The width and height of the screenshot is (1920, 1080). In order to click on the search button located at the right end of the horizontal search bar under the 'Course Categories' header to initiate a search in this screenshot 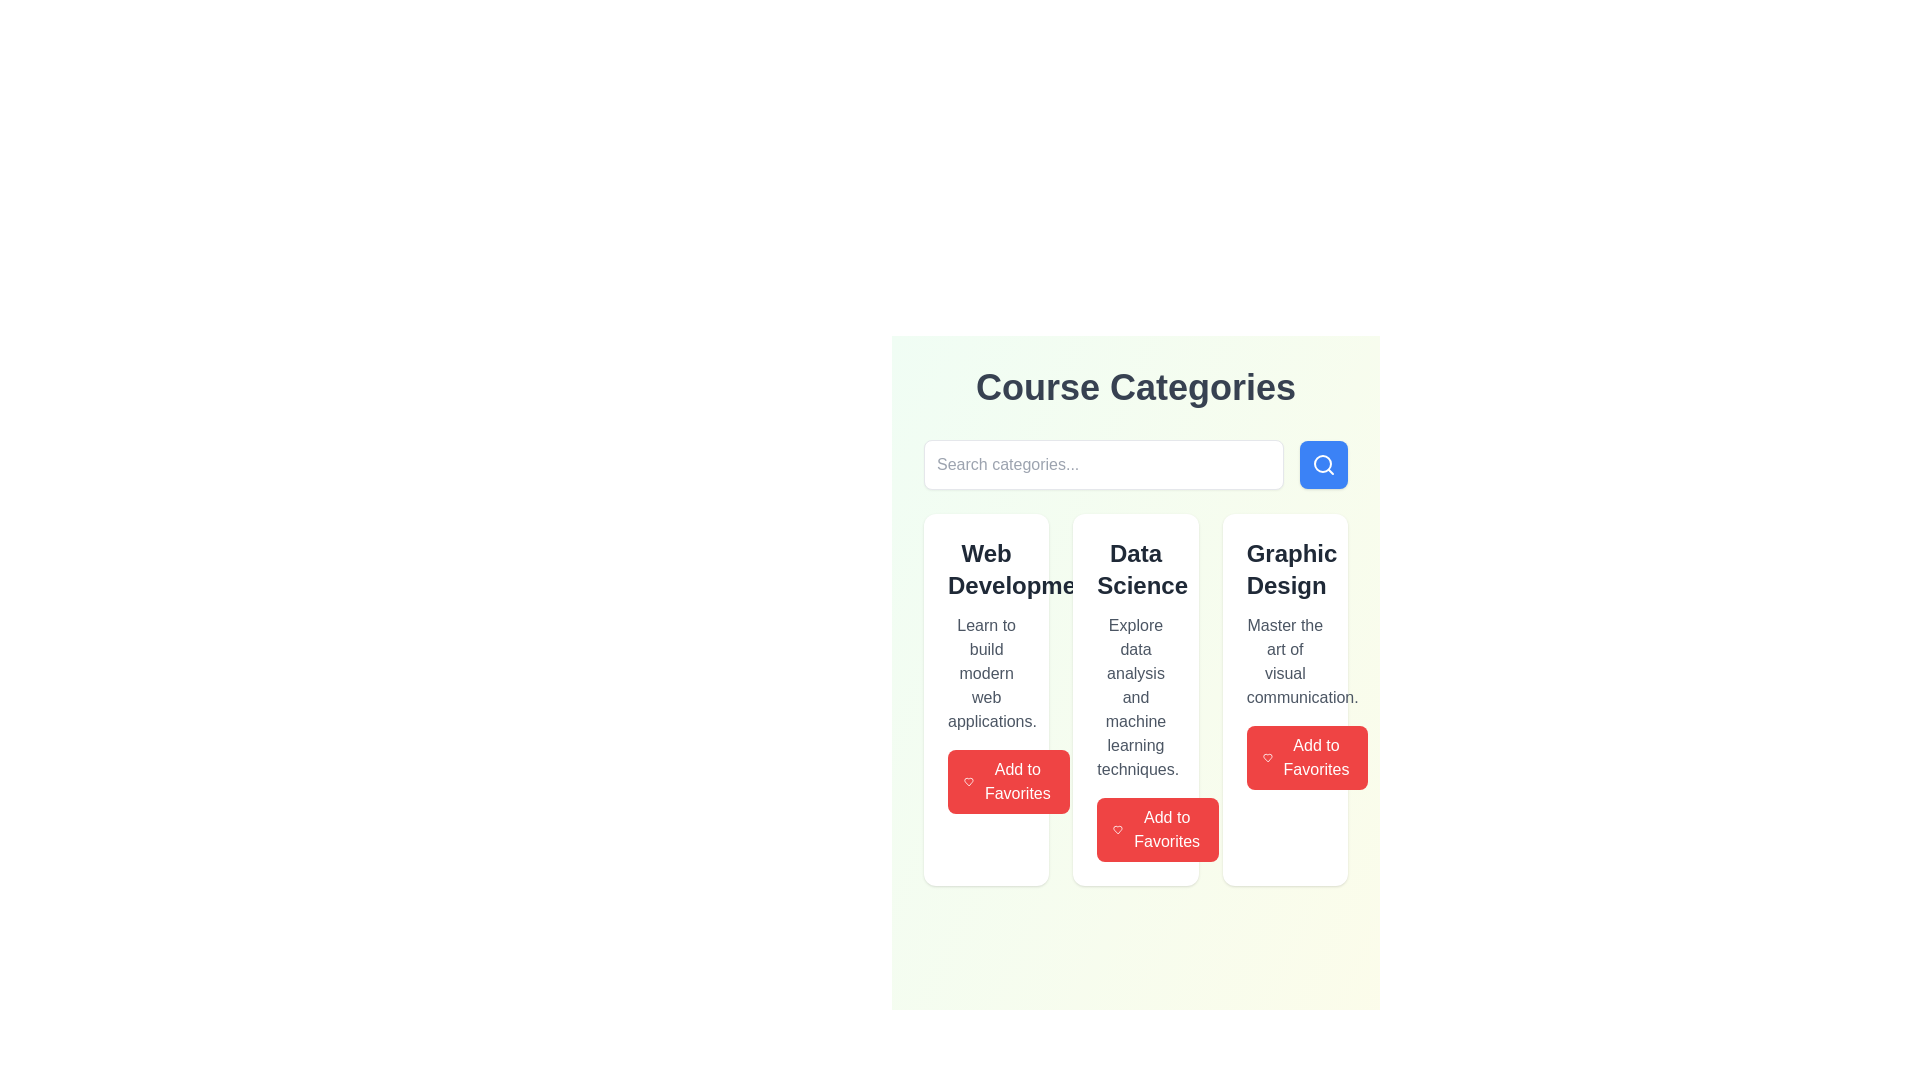, I will do `click(1324, 465)`.